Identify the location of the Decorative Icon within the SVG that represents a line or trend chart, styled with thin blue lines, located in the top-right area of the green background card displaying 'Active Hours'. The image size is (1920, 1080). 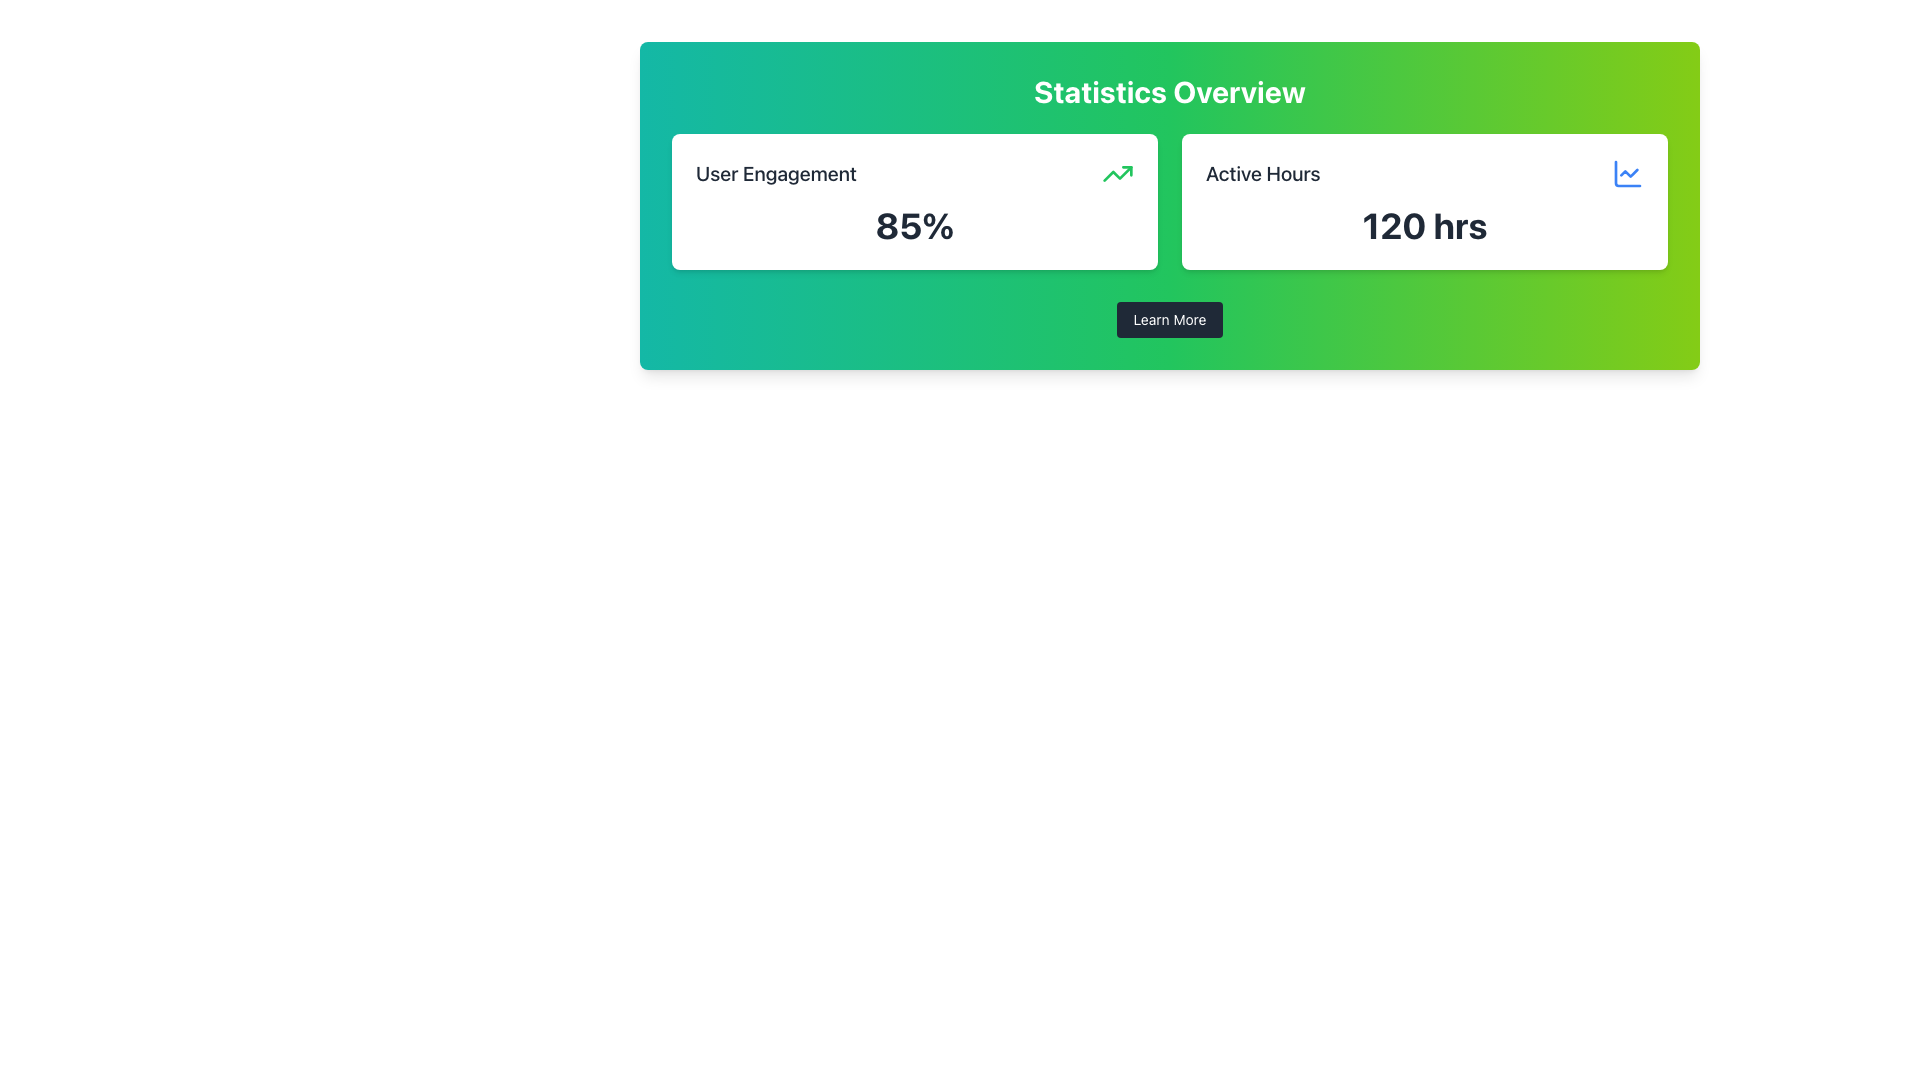
(1629, 172).